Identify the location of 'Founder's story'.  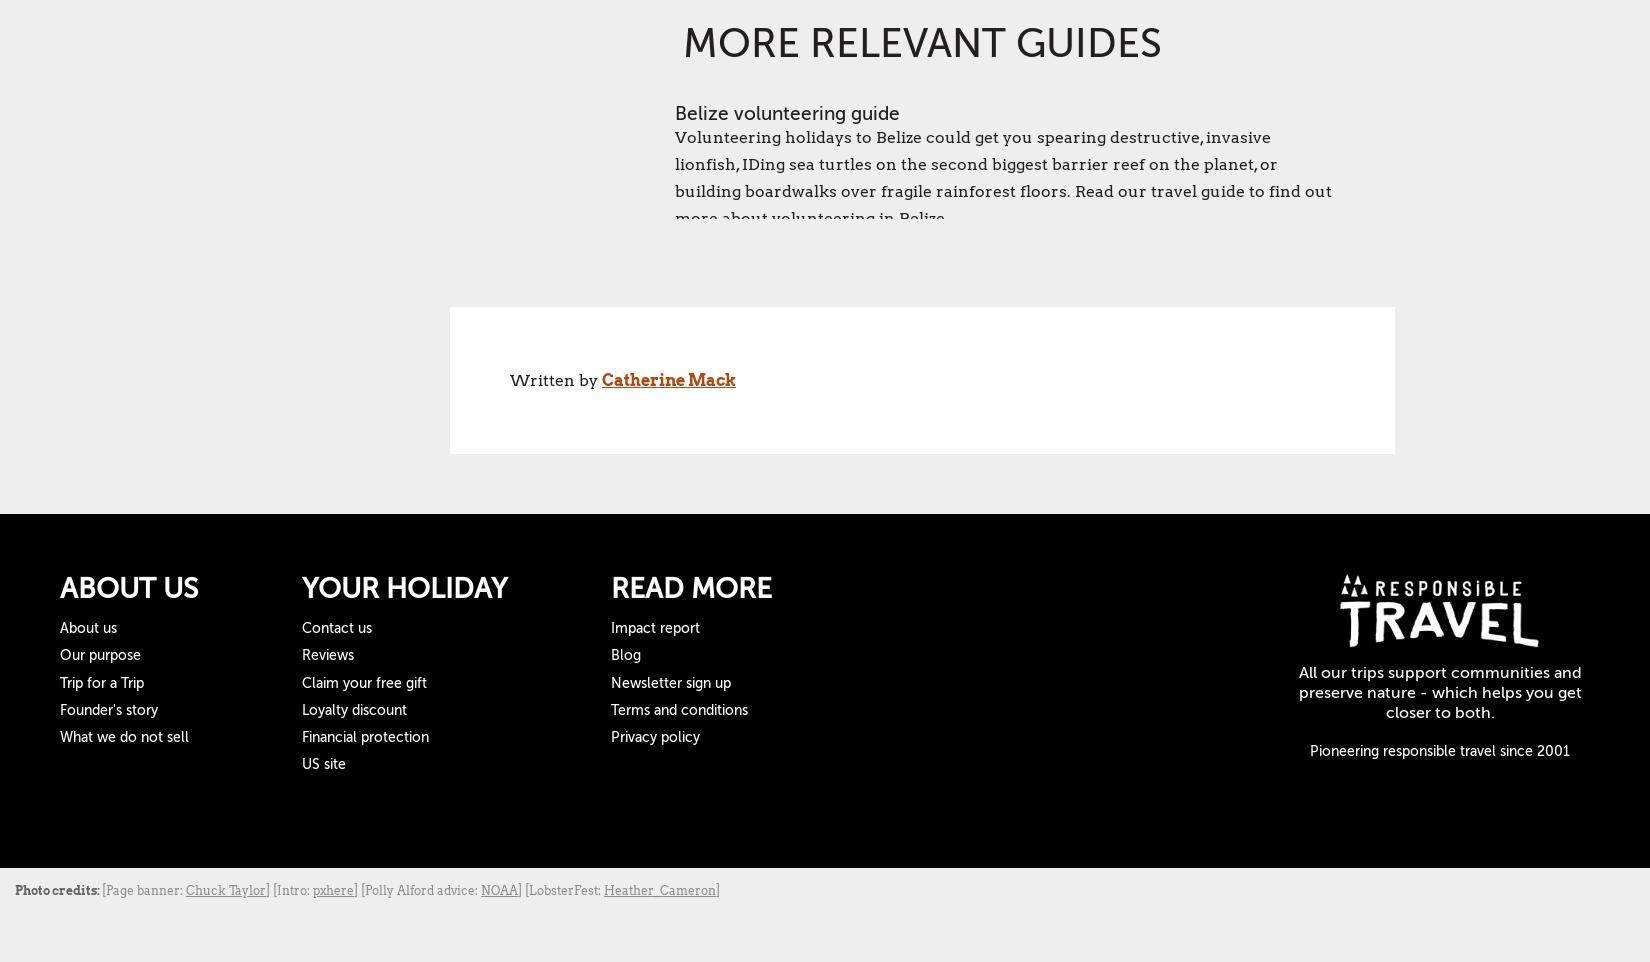
(109, 708).